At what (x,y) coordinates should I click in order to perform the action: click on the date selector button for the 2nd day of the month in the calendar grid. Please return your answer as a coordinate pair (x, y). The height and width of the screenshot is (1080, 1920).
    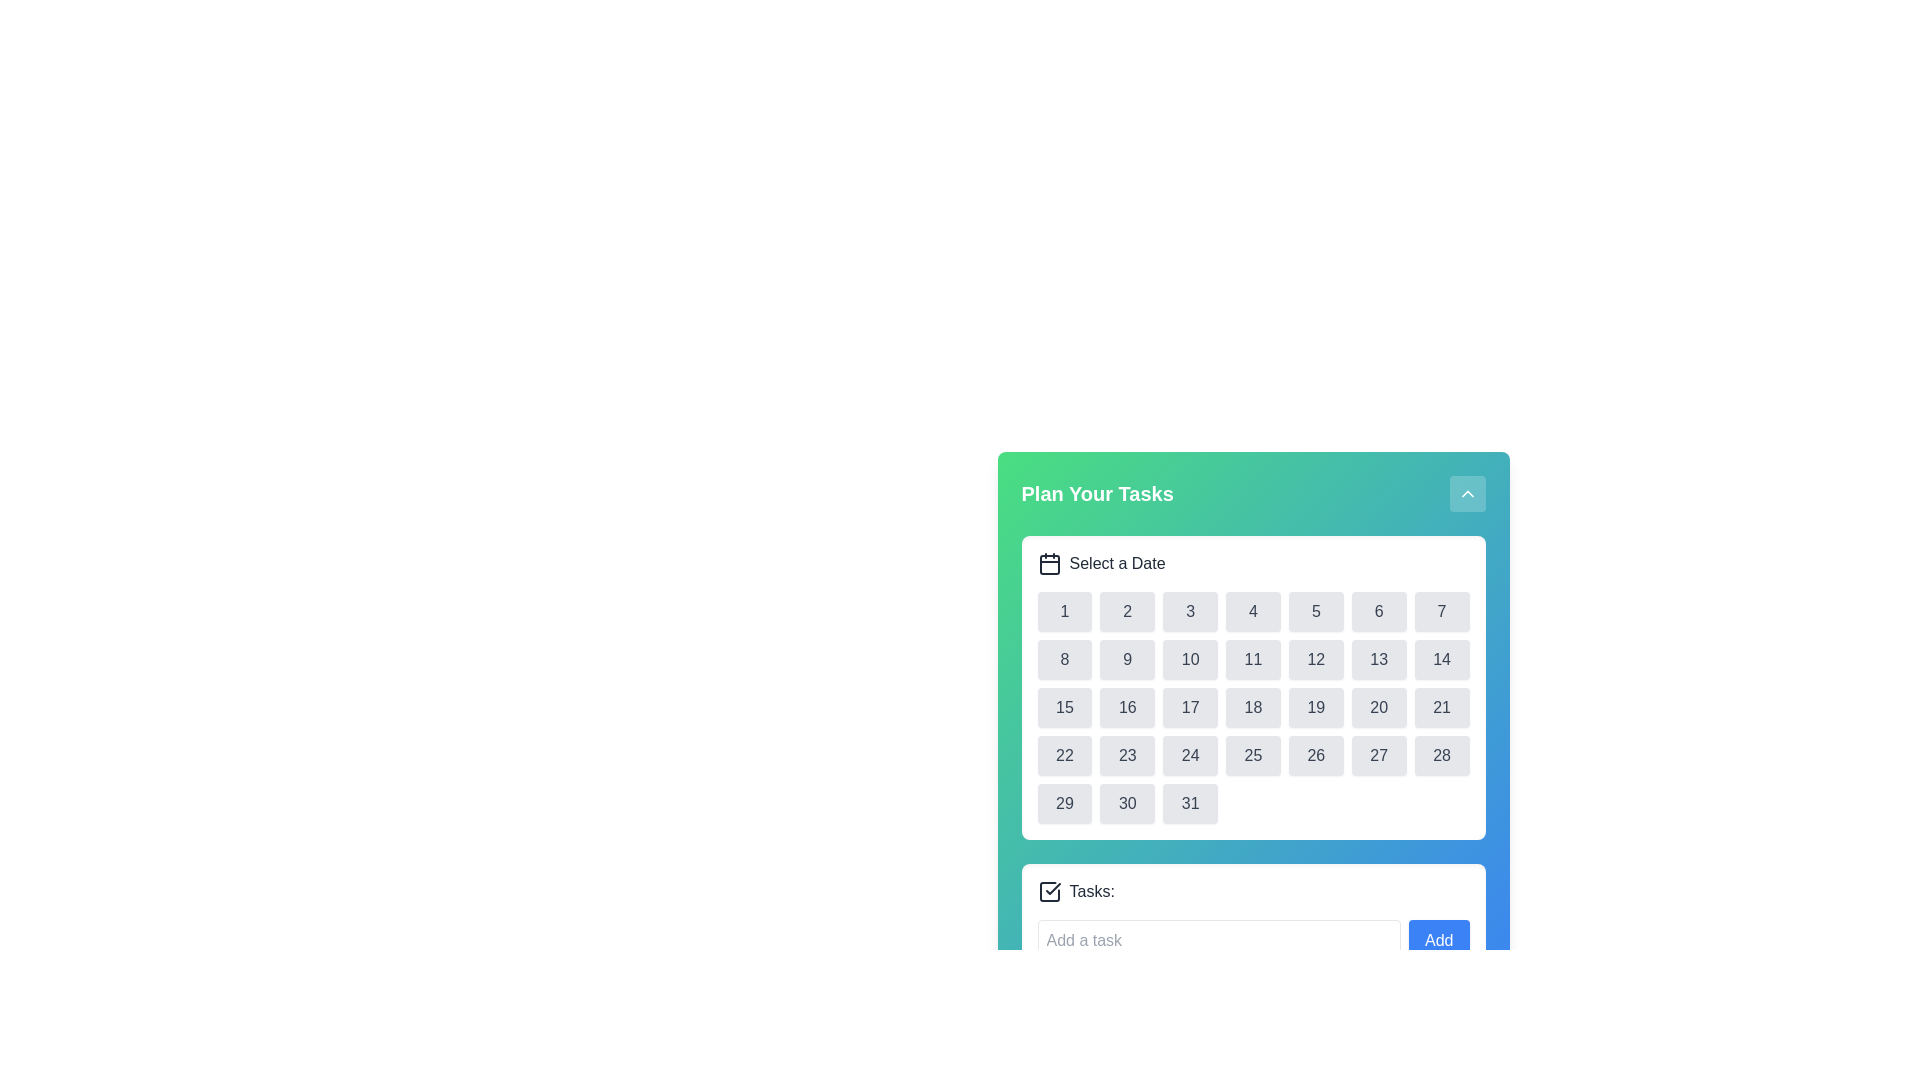
    Looking at the image, I should click on (1127, 611).